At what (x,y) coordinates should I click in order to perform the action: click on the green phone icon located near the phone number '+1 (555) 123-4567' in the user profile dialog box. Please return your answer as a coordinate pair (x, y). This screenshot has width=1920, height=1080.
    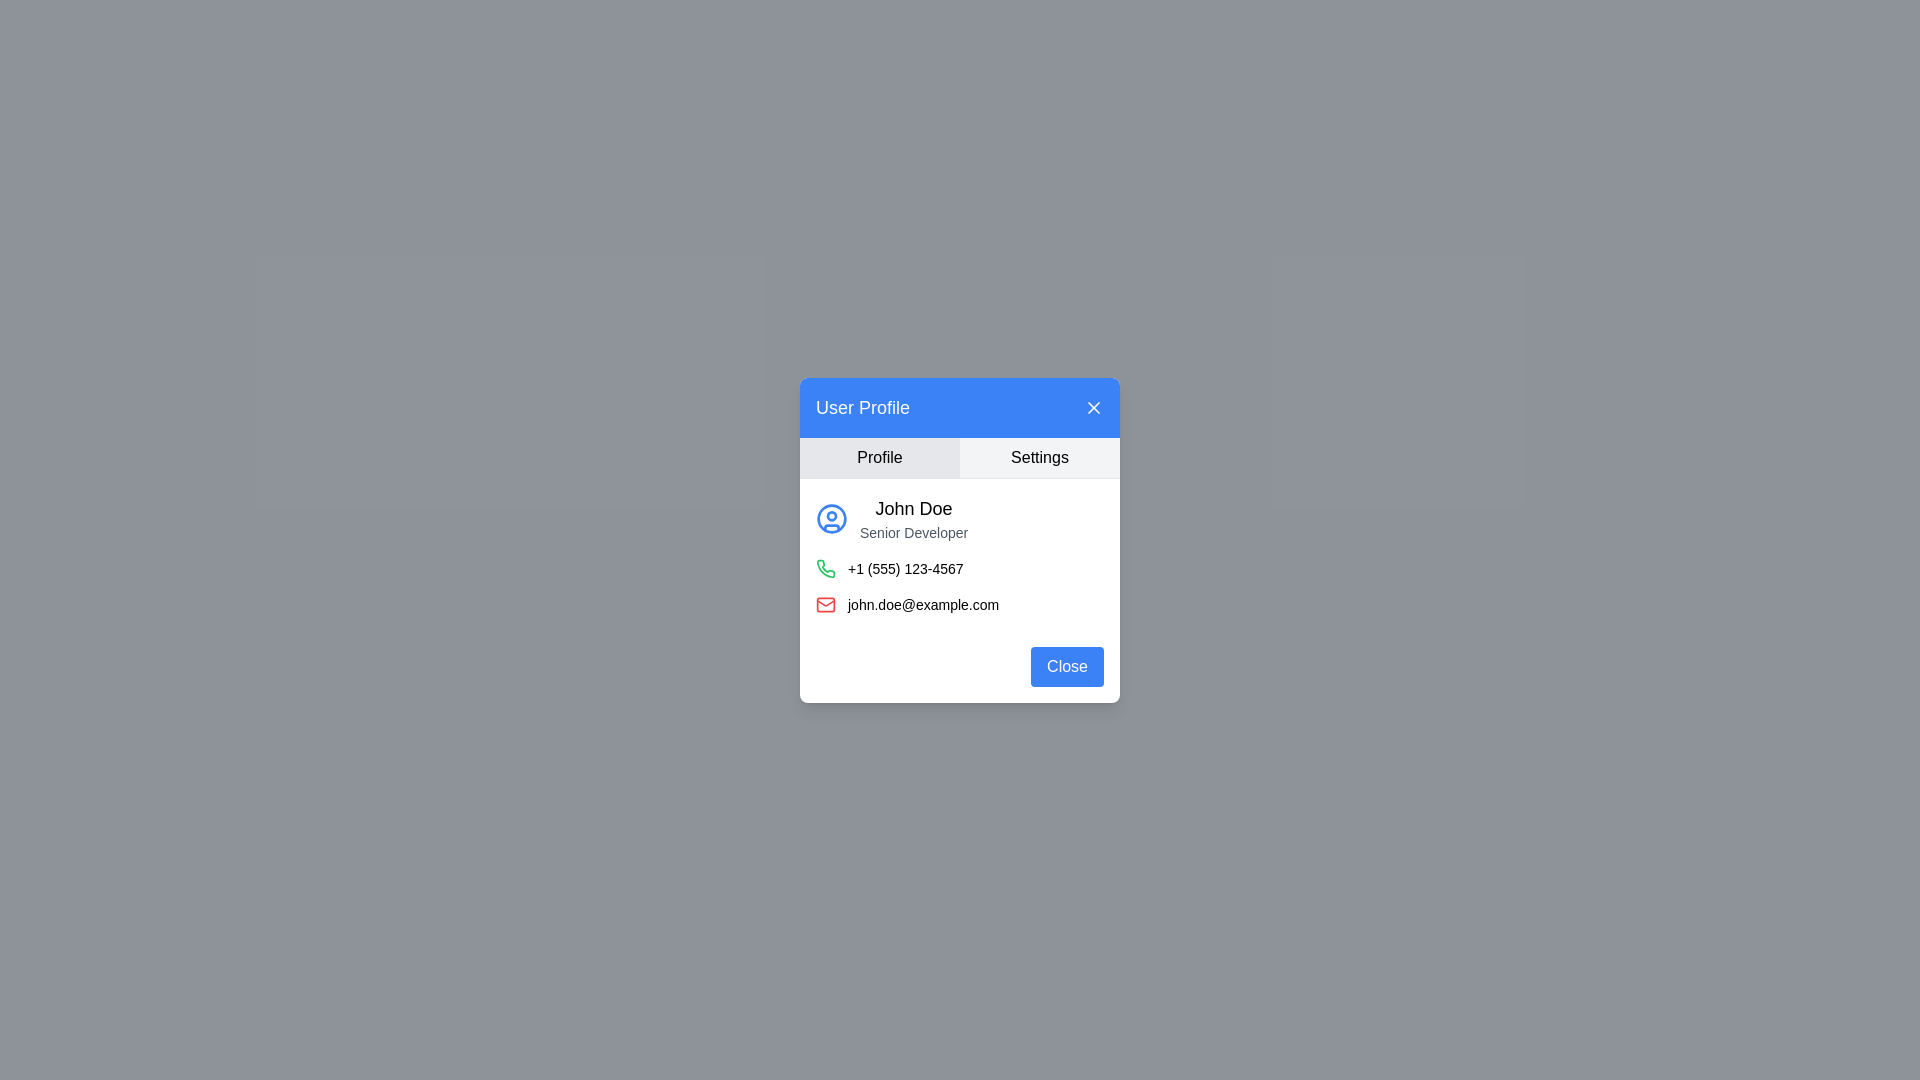
    Looking at the image, I should click on (825, 567).